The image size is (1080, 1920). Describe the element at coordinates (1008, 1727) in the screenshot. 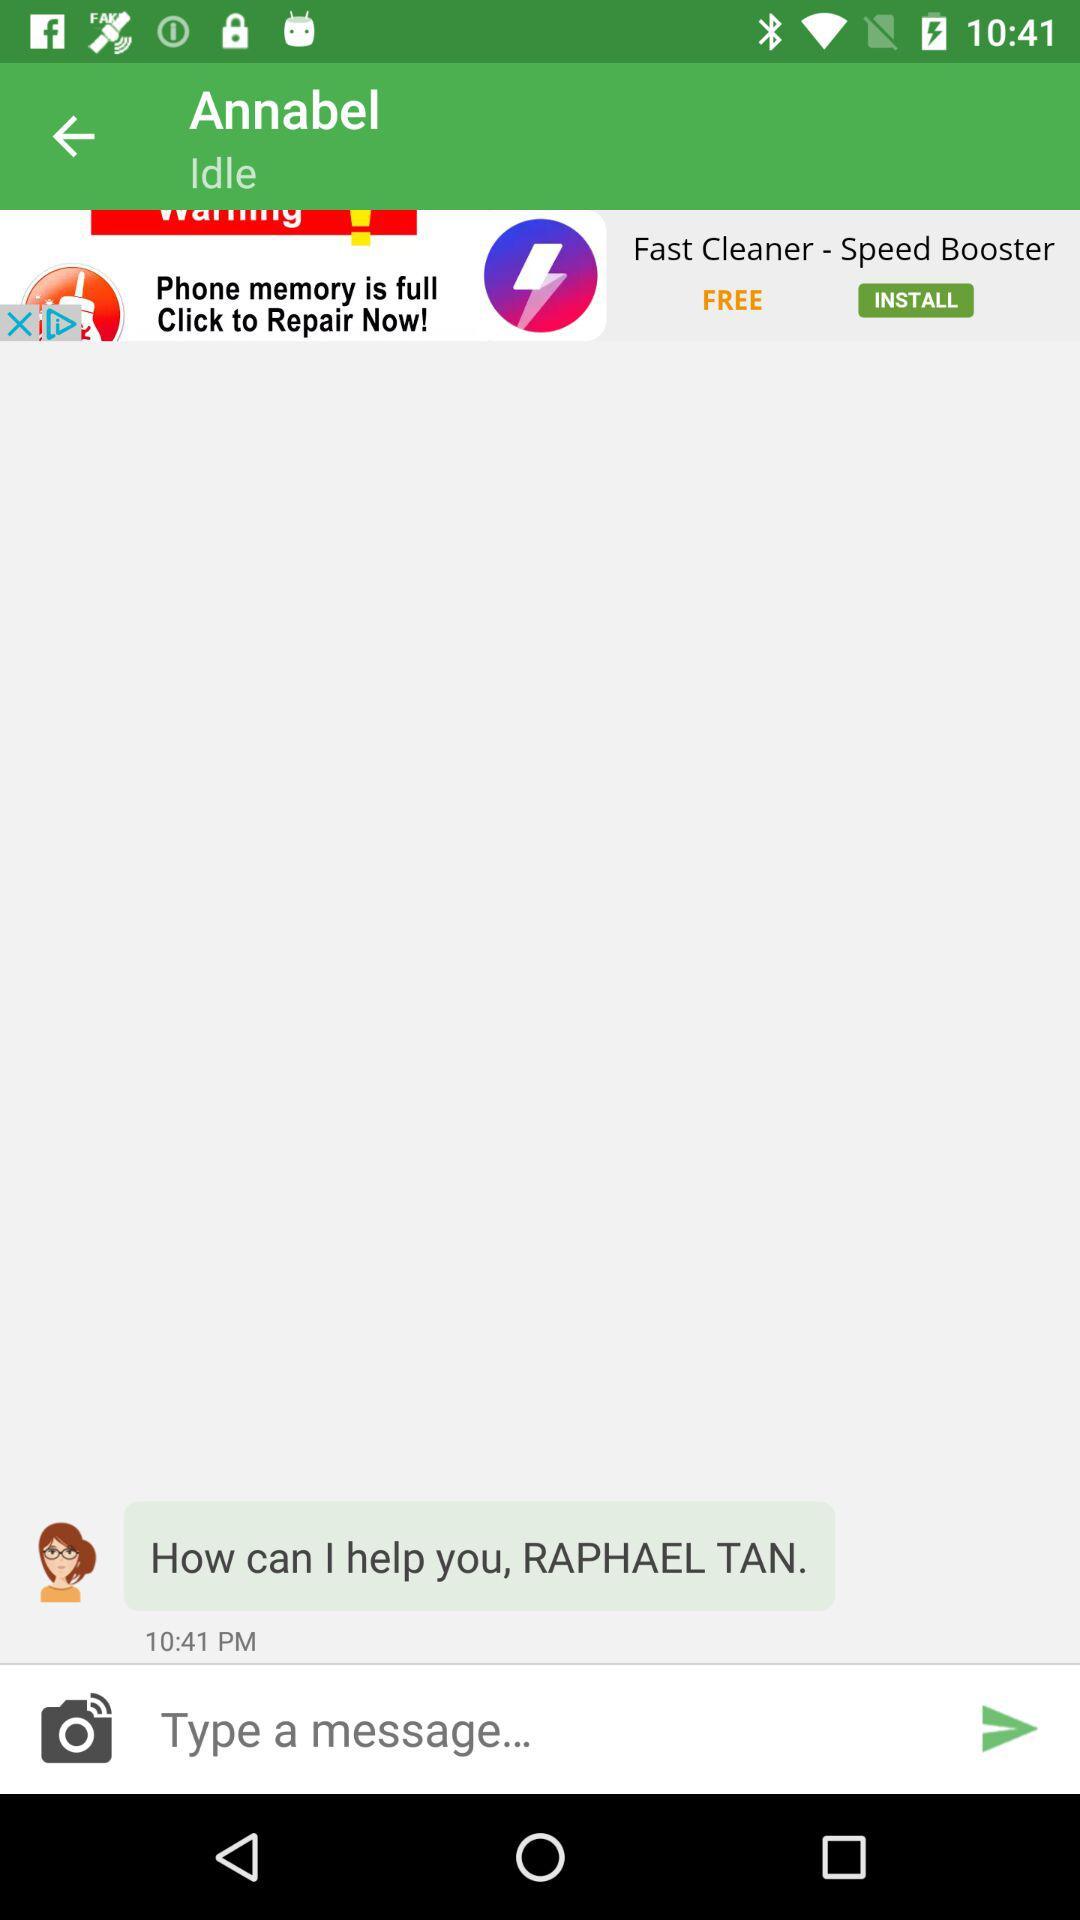

I see `the send icon` at that location.